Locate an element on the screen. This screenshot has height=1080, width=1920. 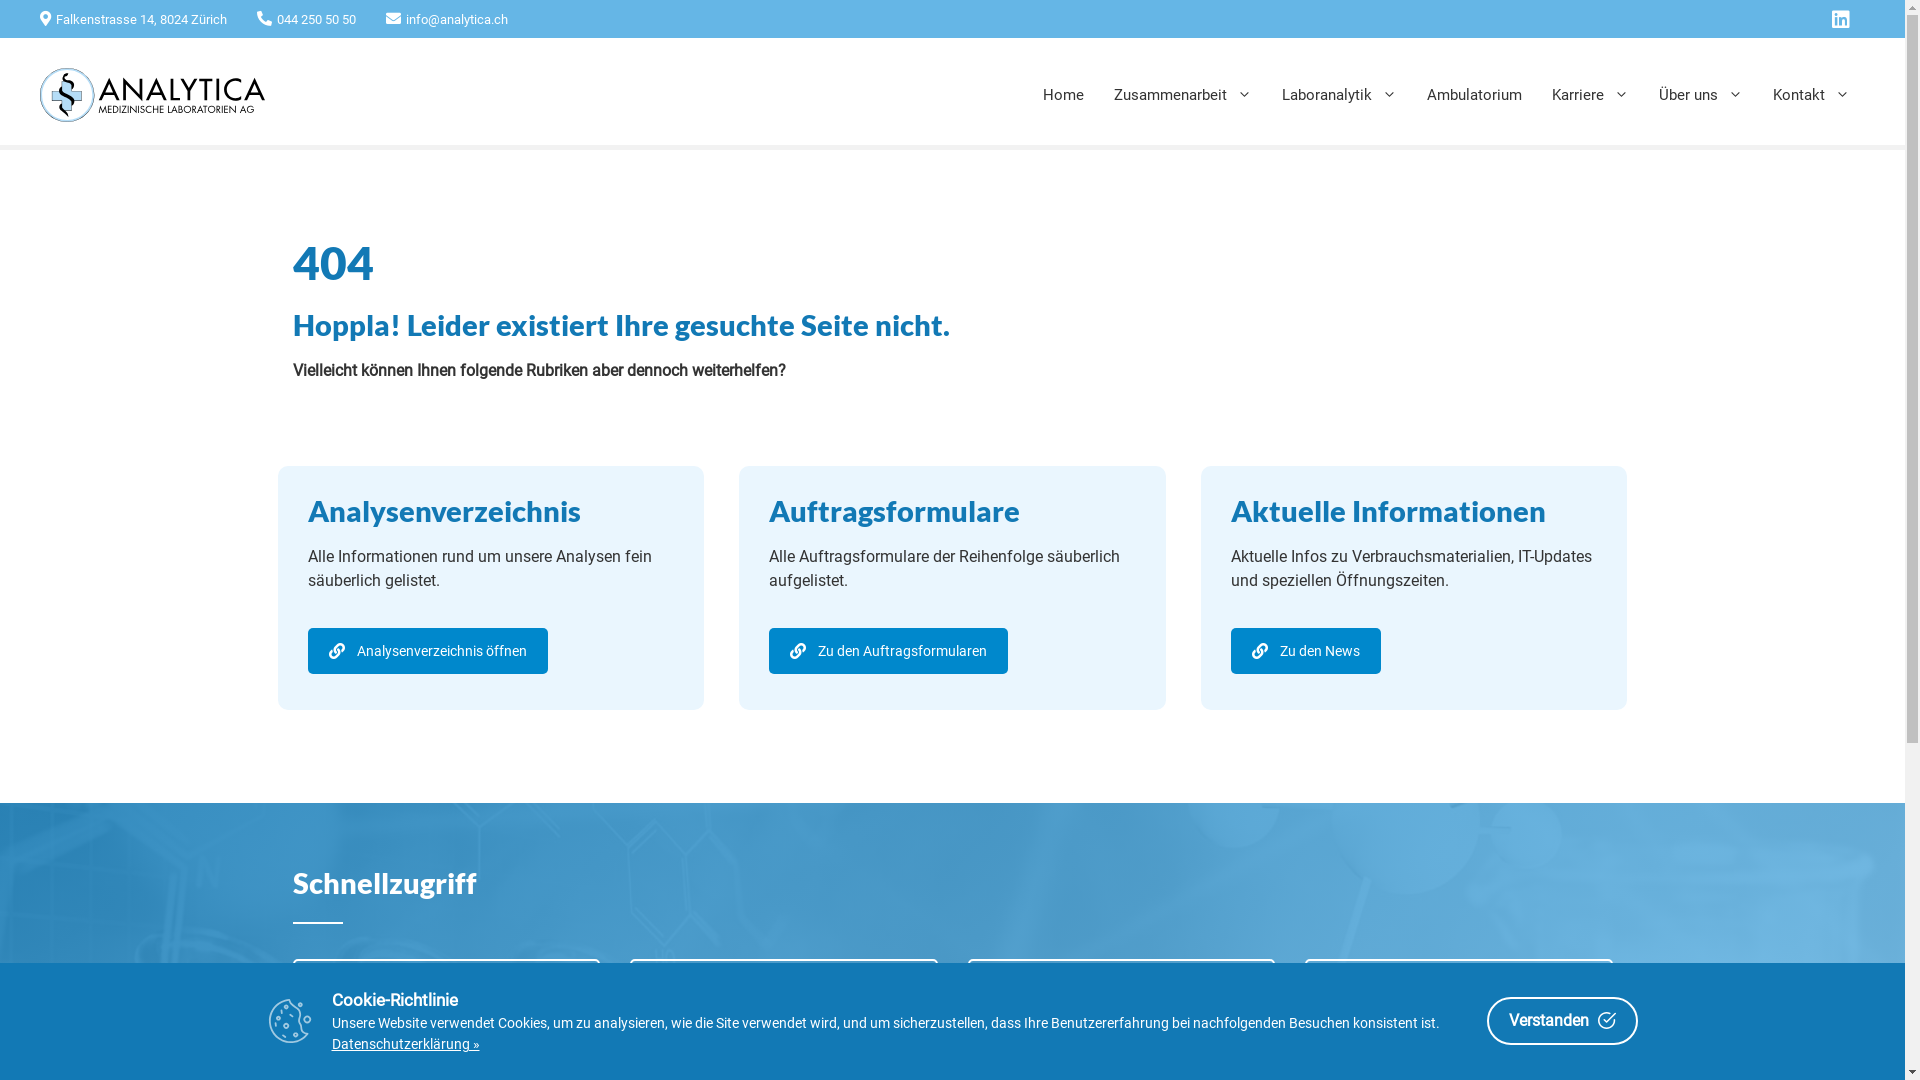
'Zusammenarbeit' is located at coordinates (1098, 95).